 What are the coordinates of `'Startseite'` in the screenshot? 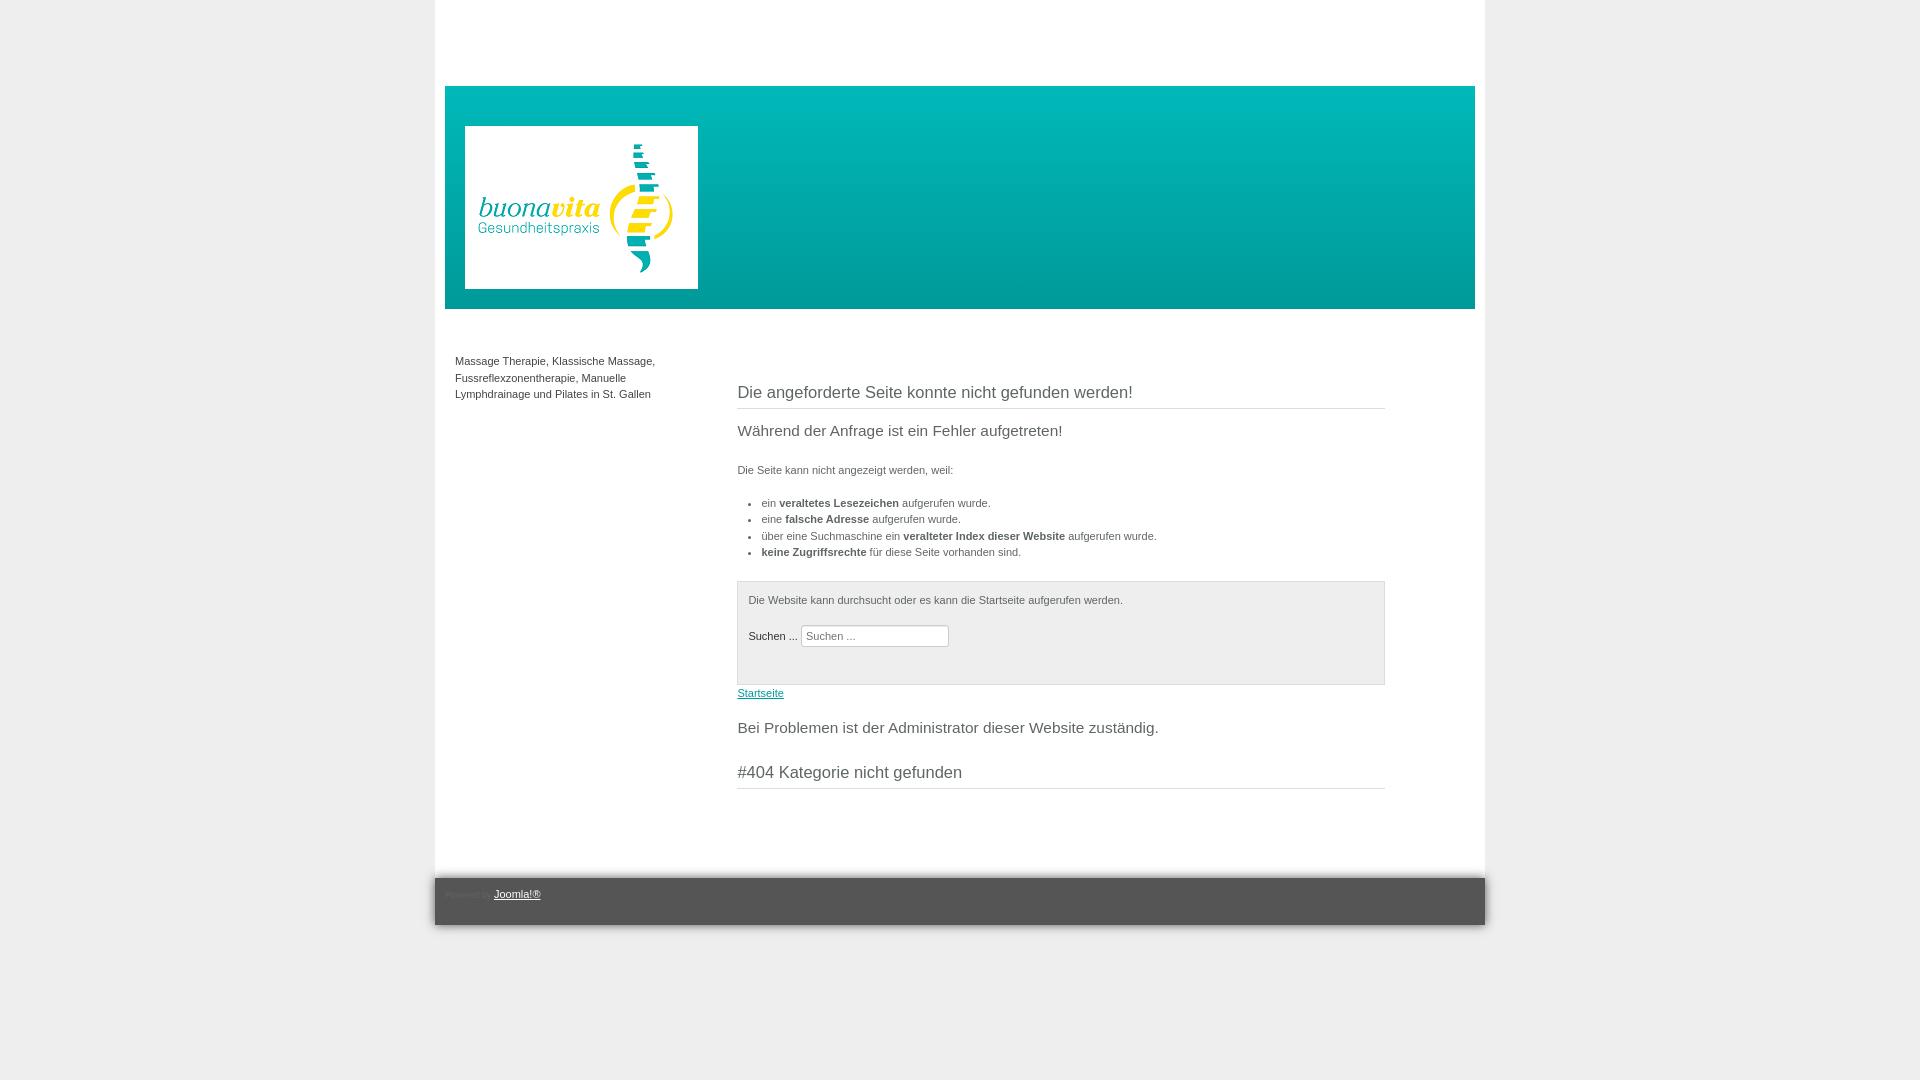 It's located at (758, 692).